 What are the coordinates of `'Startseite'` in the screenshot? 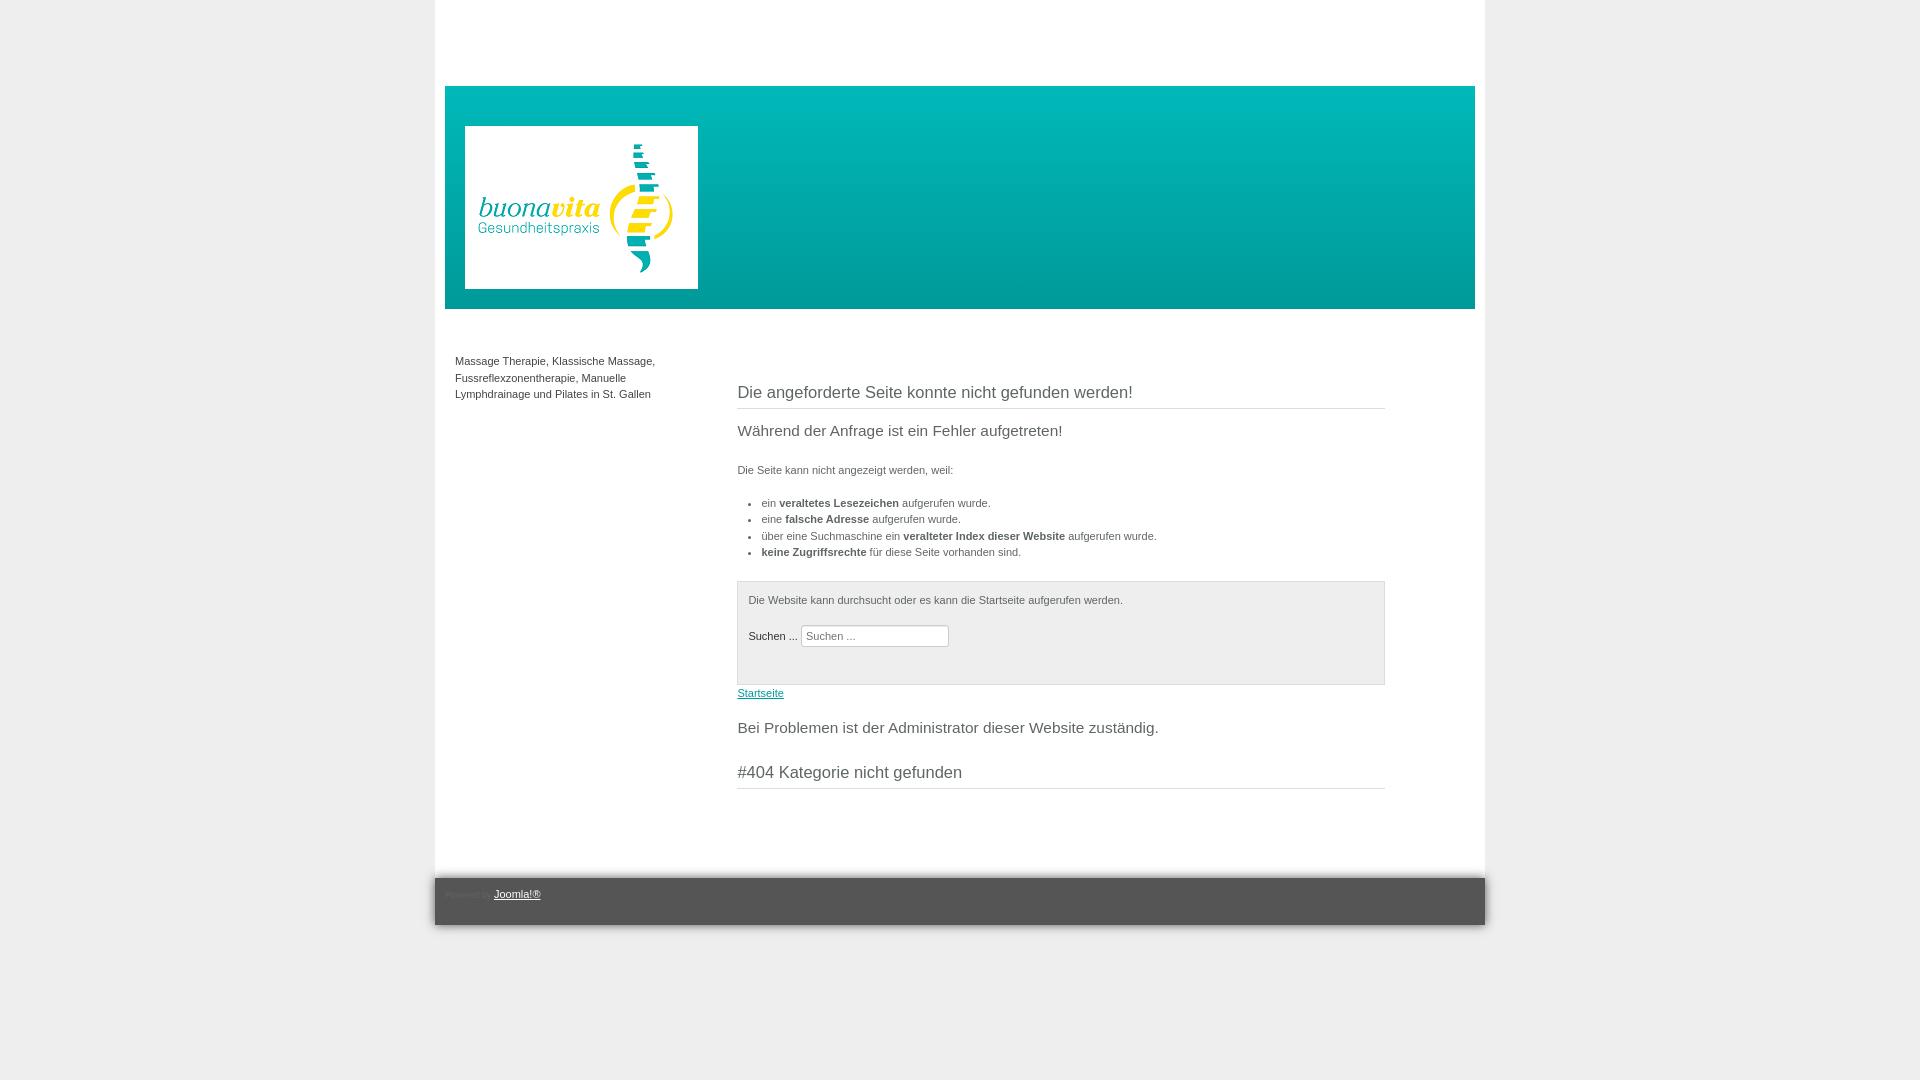 It's located at (758, 692).